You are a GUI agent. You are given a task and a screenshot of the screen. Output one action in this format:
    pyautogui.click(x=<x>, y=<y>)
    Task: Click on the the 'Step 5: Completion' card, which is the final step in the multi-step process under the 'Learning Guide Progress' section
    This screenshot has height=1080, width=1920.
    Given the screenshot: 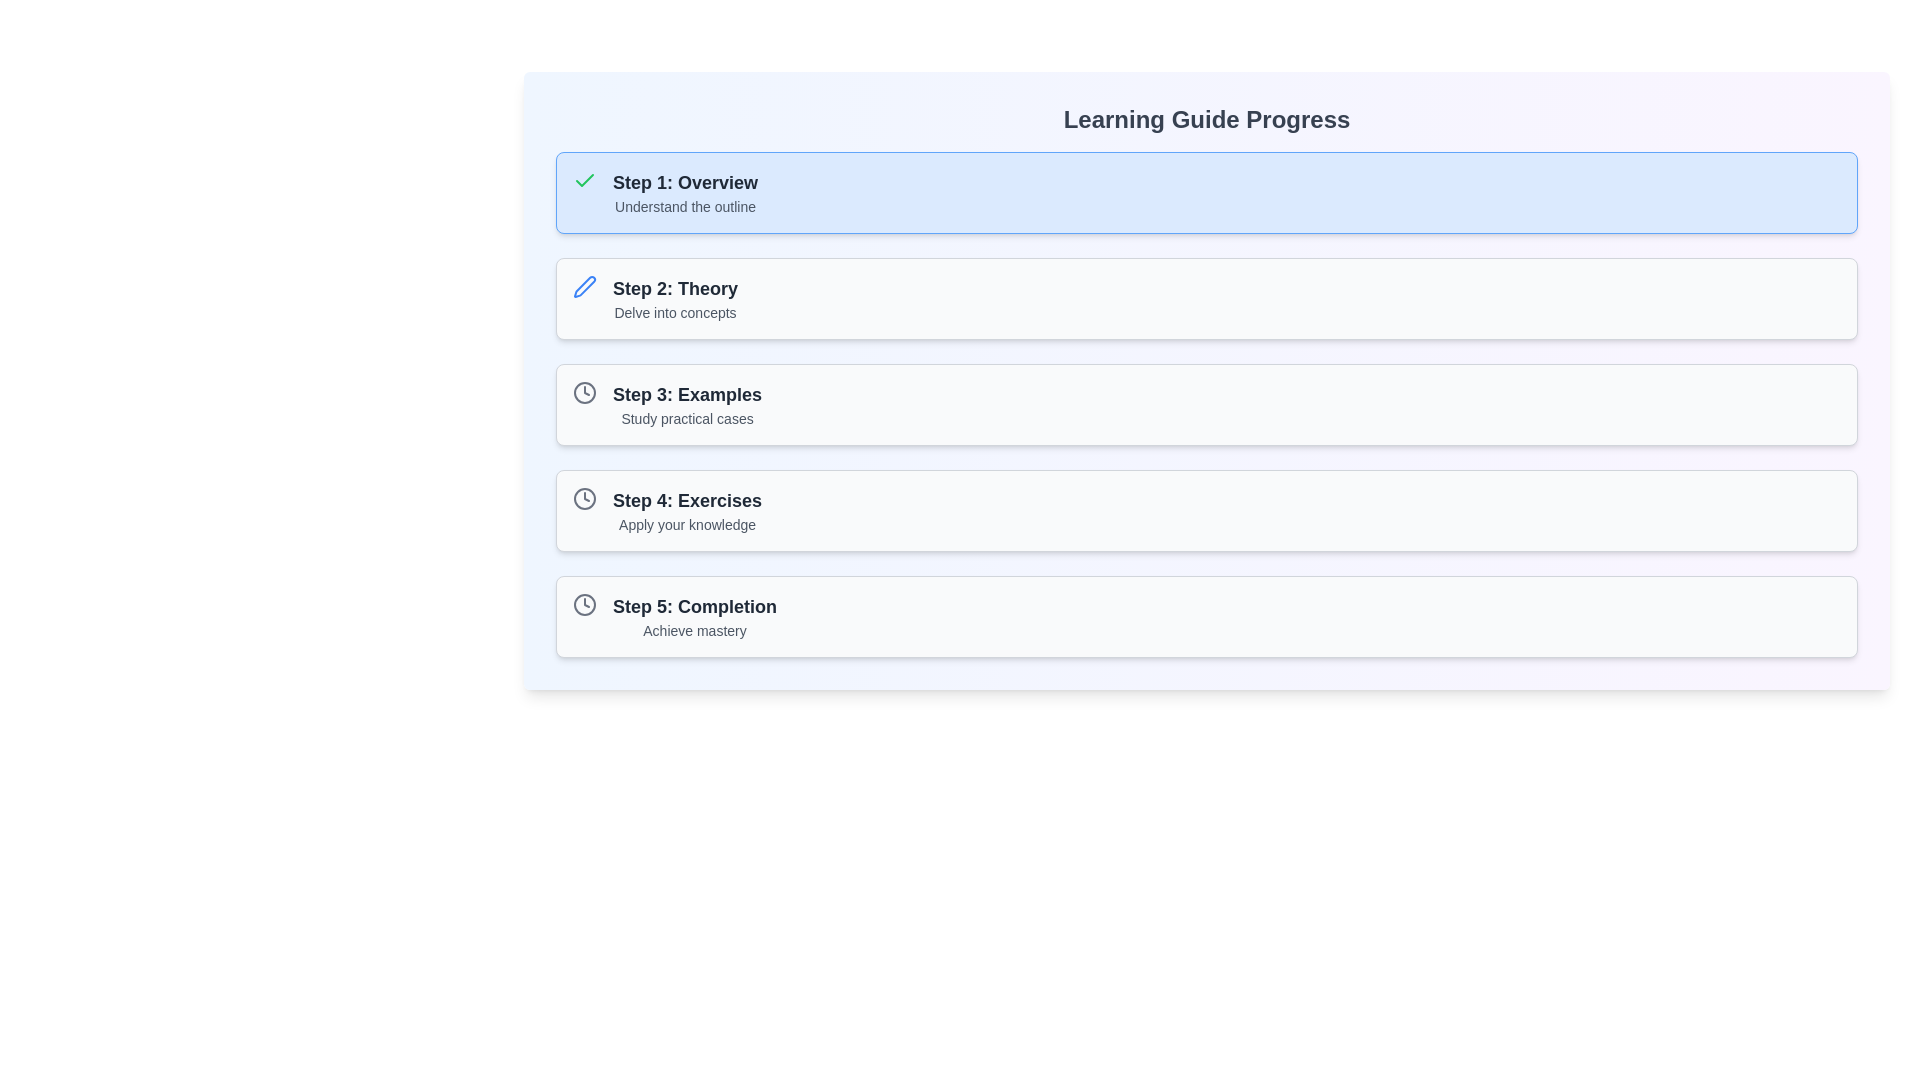 What is the action you would take?
    pyautogui.click(x=1205, y=616)
    